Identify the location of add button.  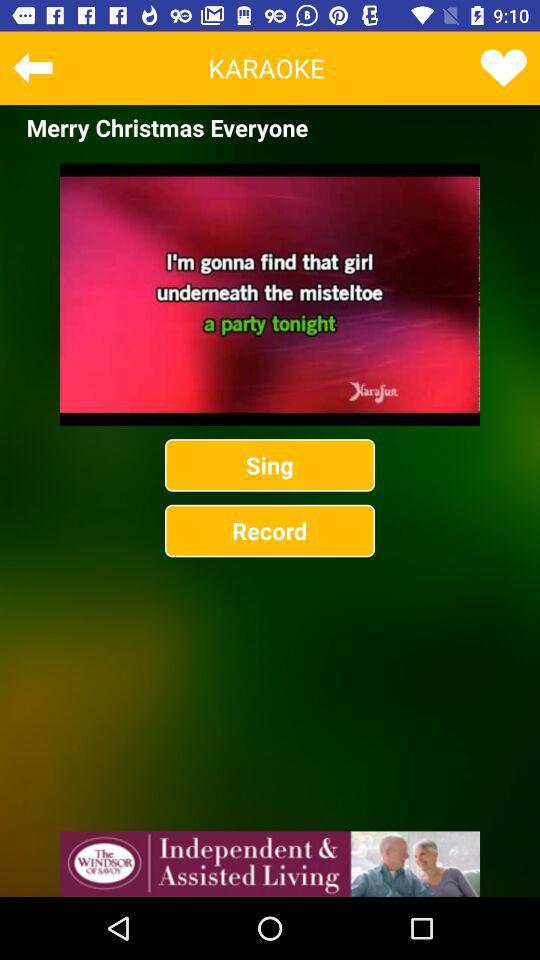
(270, 863).